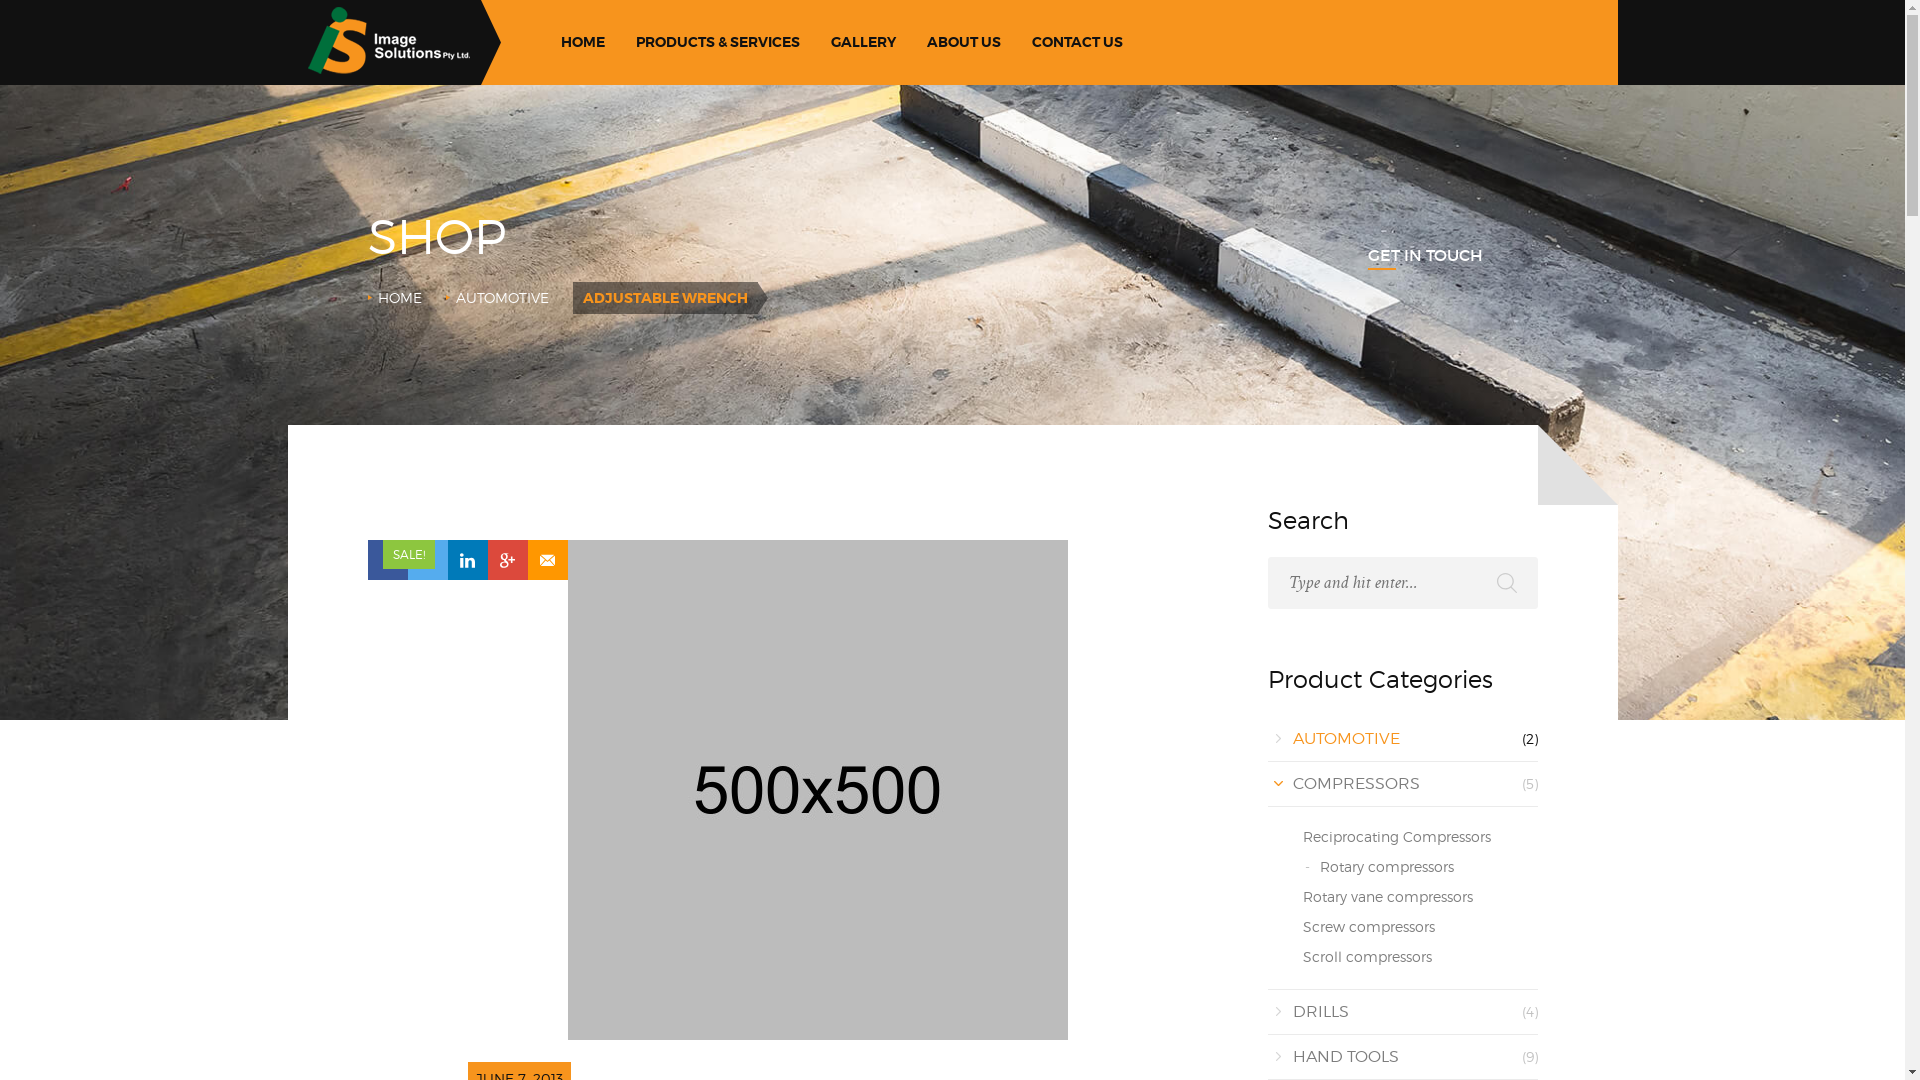  I want to click on 'Share by Email', so click(528, 559).